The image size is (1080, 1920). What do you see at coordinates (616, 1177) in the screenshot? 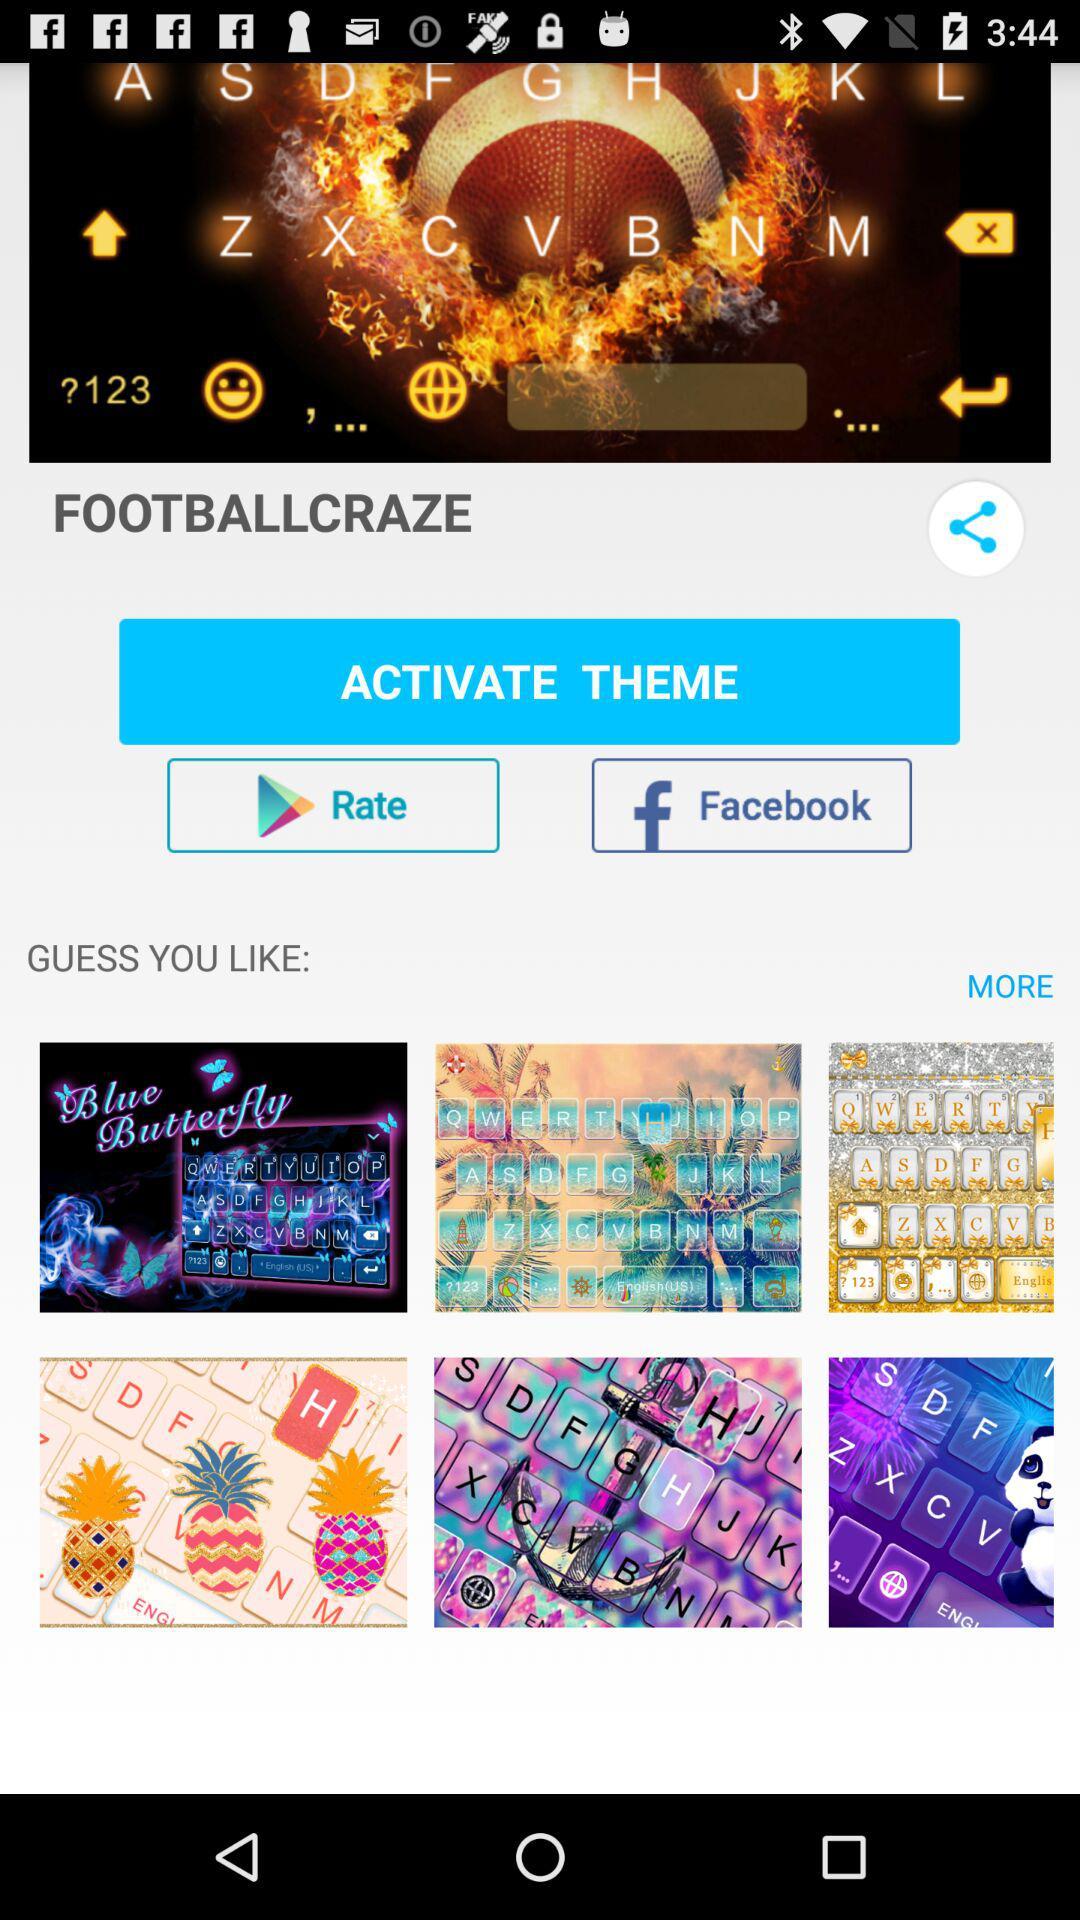
I see `virtual keyboard theme` at bounding box center [616, 1177].